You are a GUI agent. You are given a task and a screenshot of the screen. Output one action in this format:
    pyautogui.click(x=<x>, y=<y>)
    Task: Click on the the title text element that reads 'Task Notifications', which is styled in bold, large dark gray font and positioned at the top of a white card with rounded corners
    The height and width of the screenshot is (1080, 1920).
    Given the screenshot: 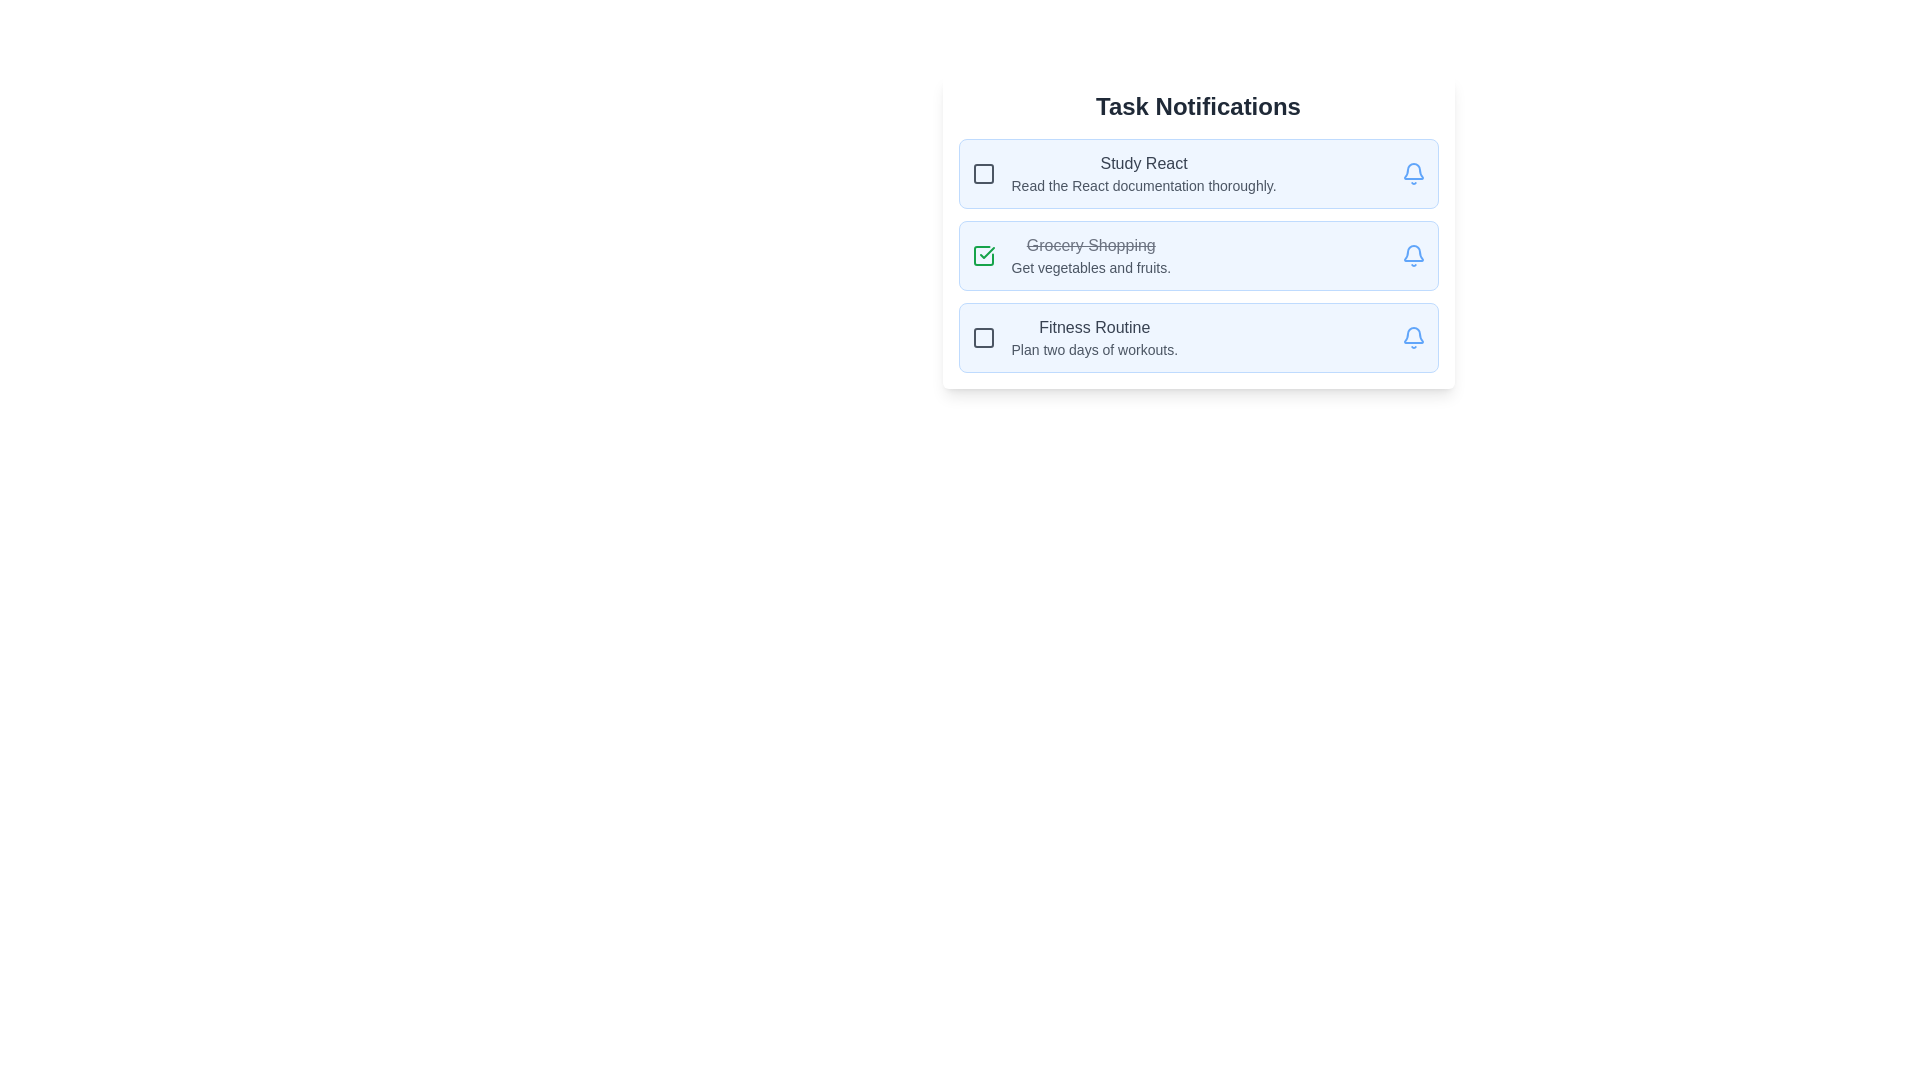 What is the action you would take?
    pyautogui.click(x=1198, y=107)
    